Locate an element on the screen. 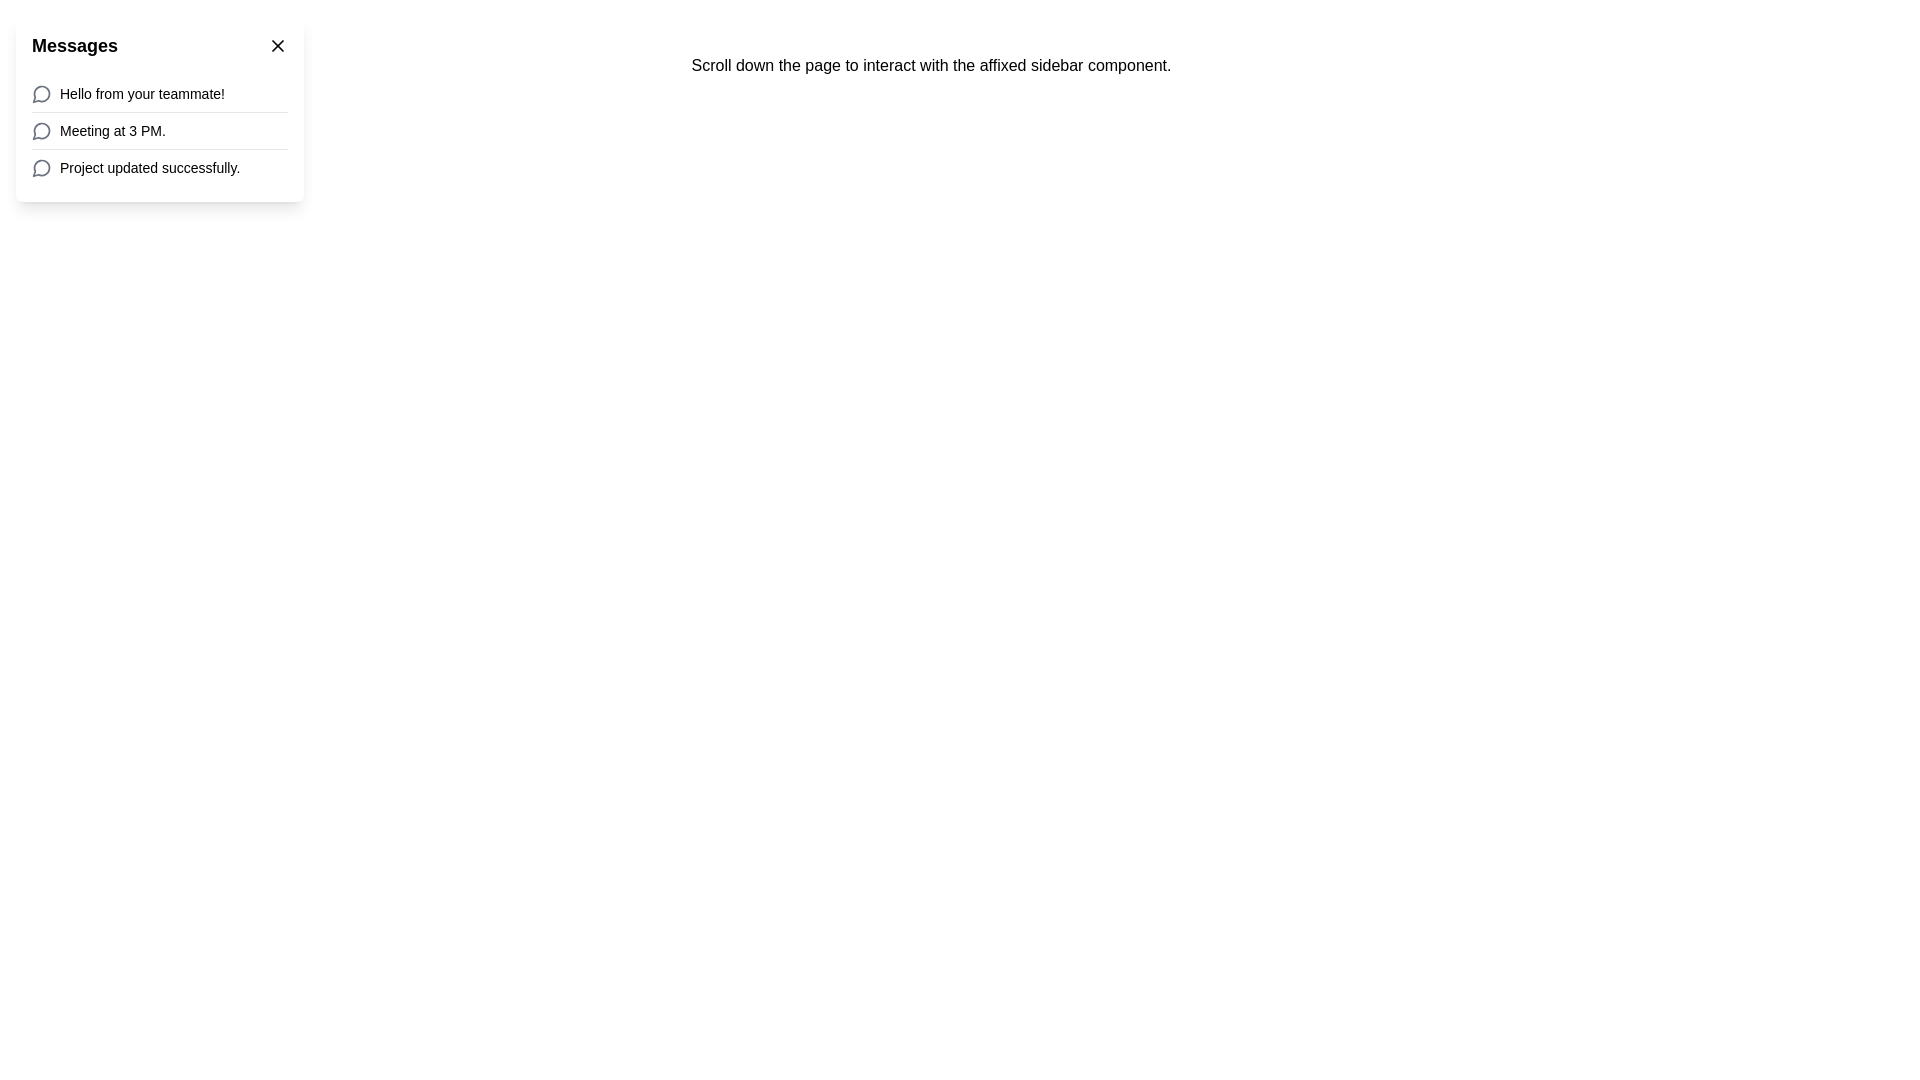  the List Item with Icon displaying the notification 'Meeting at 3 PM.' located under the heading 'Messages.' is located at coordinates (158, 131).